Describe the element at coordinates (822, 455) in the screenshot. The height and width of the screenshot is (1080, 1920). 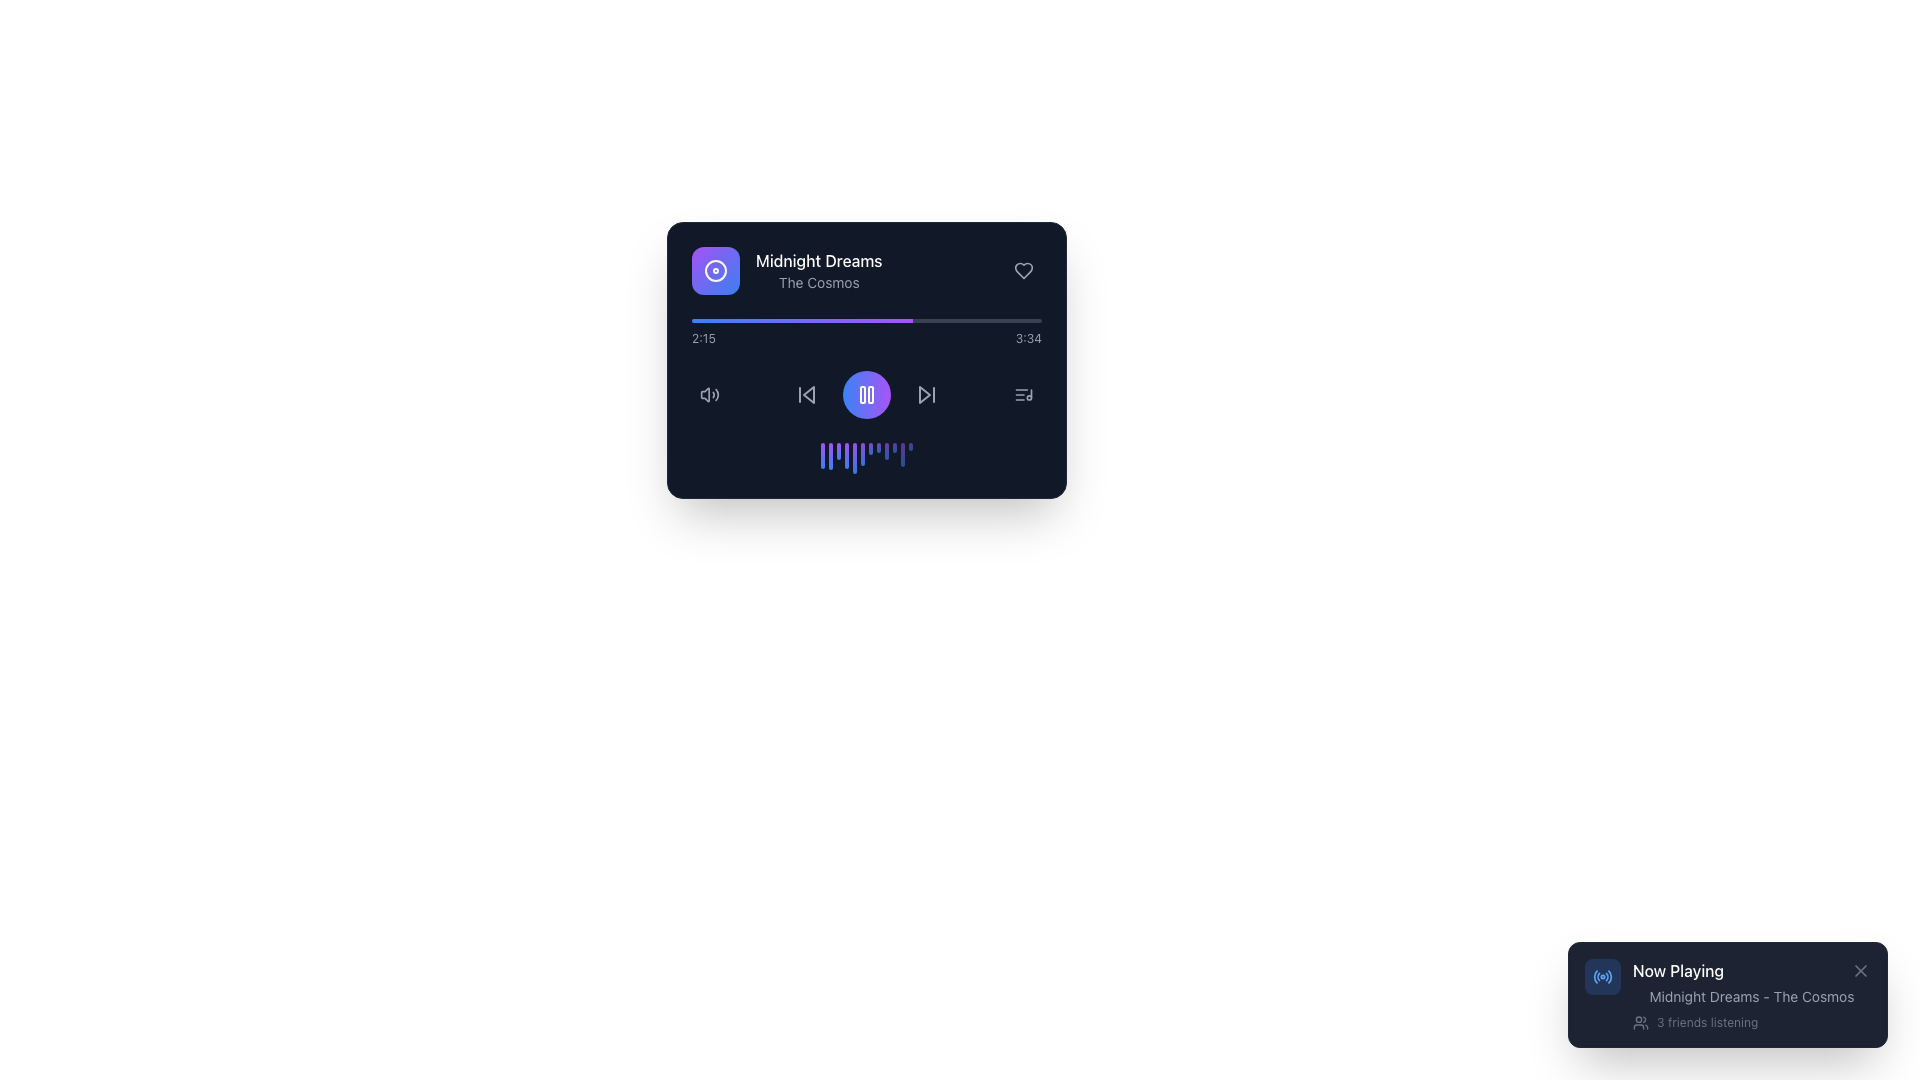
I see `the vertical gradient visual indicator, which transitions from blue at the base to purple at the top and is the first in a sequence of 12 similar bars in the music player widget` at that location.